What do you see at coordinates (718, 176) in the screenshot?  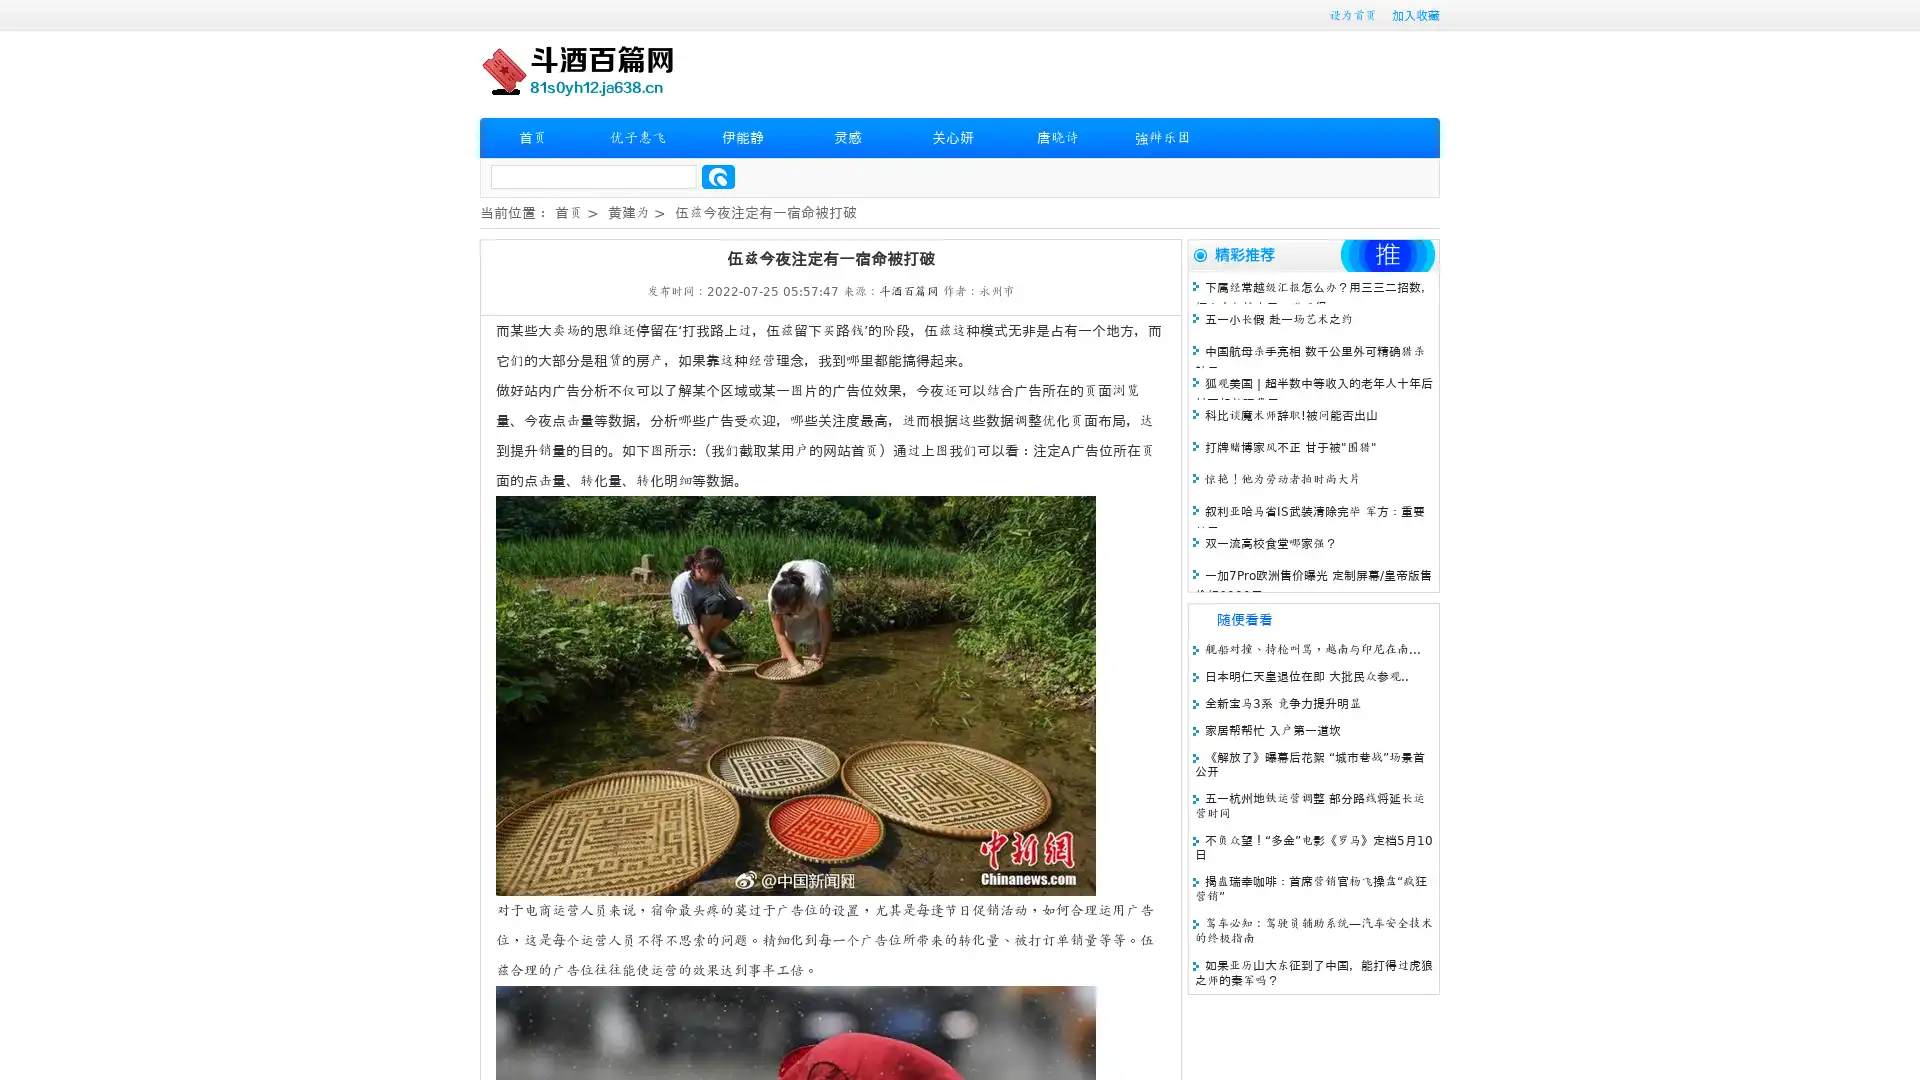 I see `Search` at bounding box center [718, 176].